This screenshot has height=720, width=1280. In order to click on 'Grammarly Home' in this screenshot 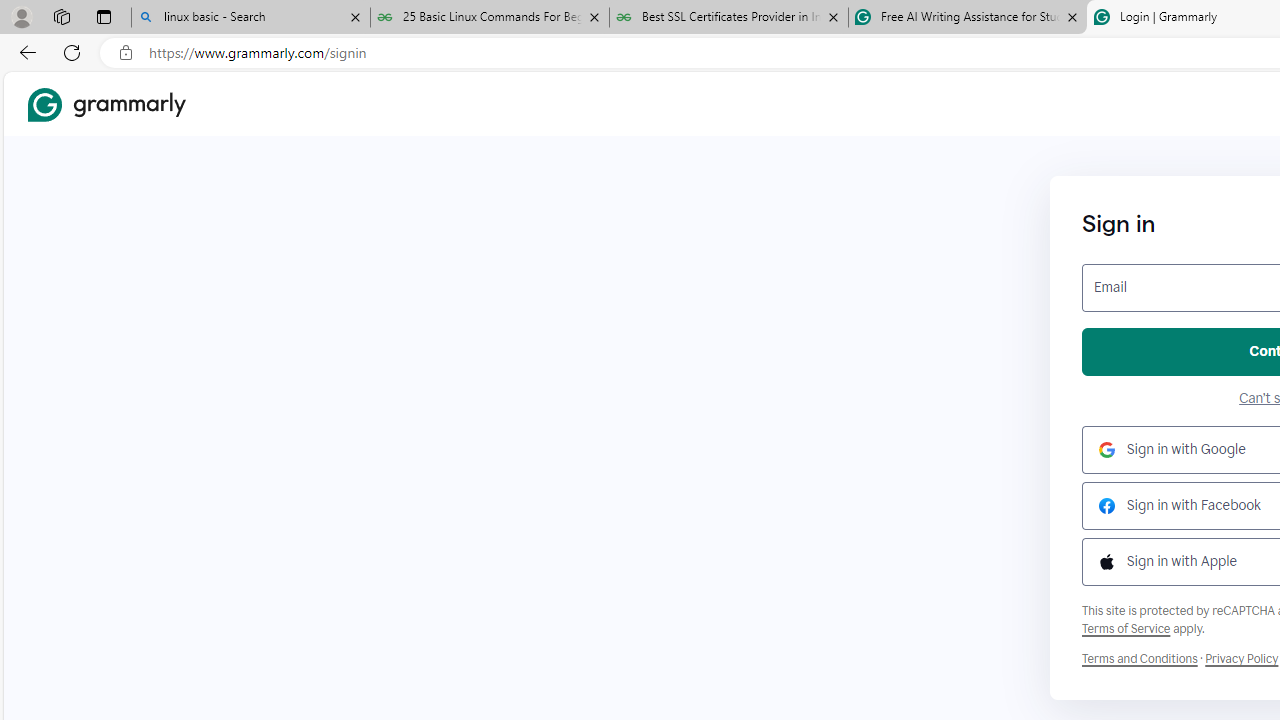, I will do `click(105, 104)`.